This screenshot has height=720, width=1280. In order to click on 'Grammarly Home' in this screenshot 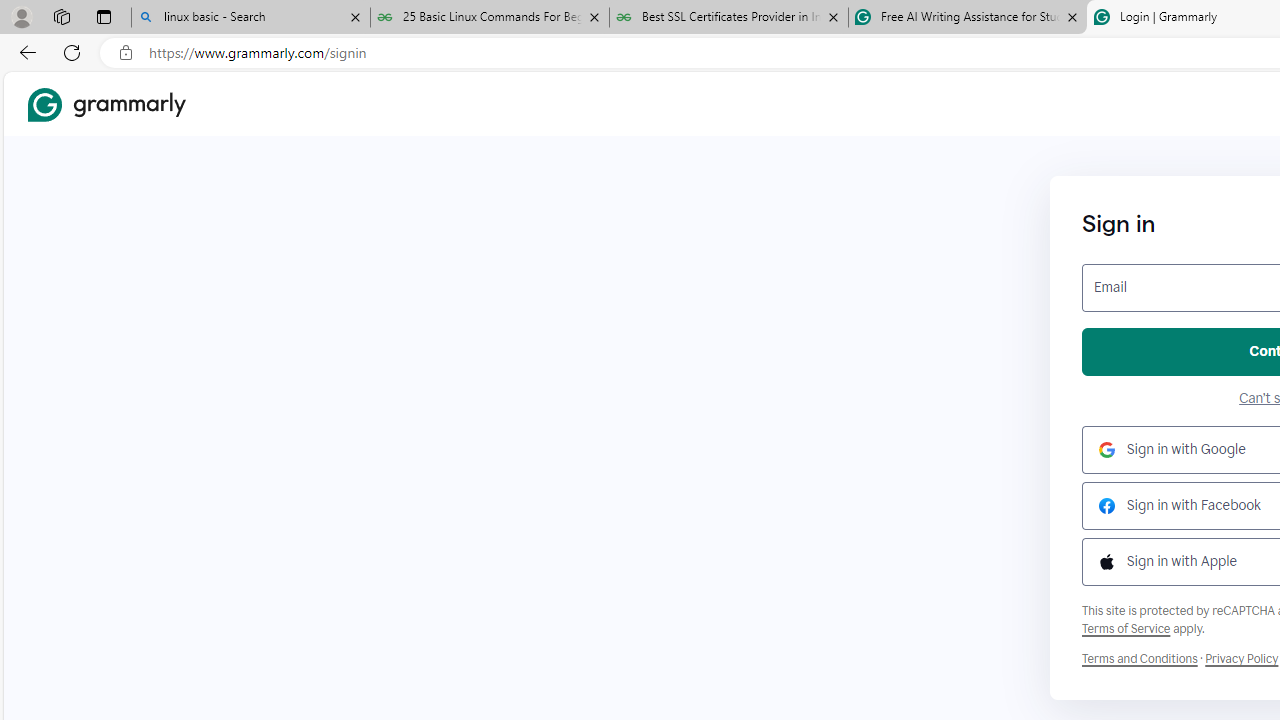, I will do `click(105, 104)`.